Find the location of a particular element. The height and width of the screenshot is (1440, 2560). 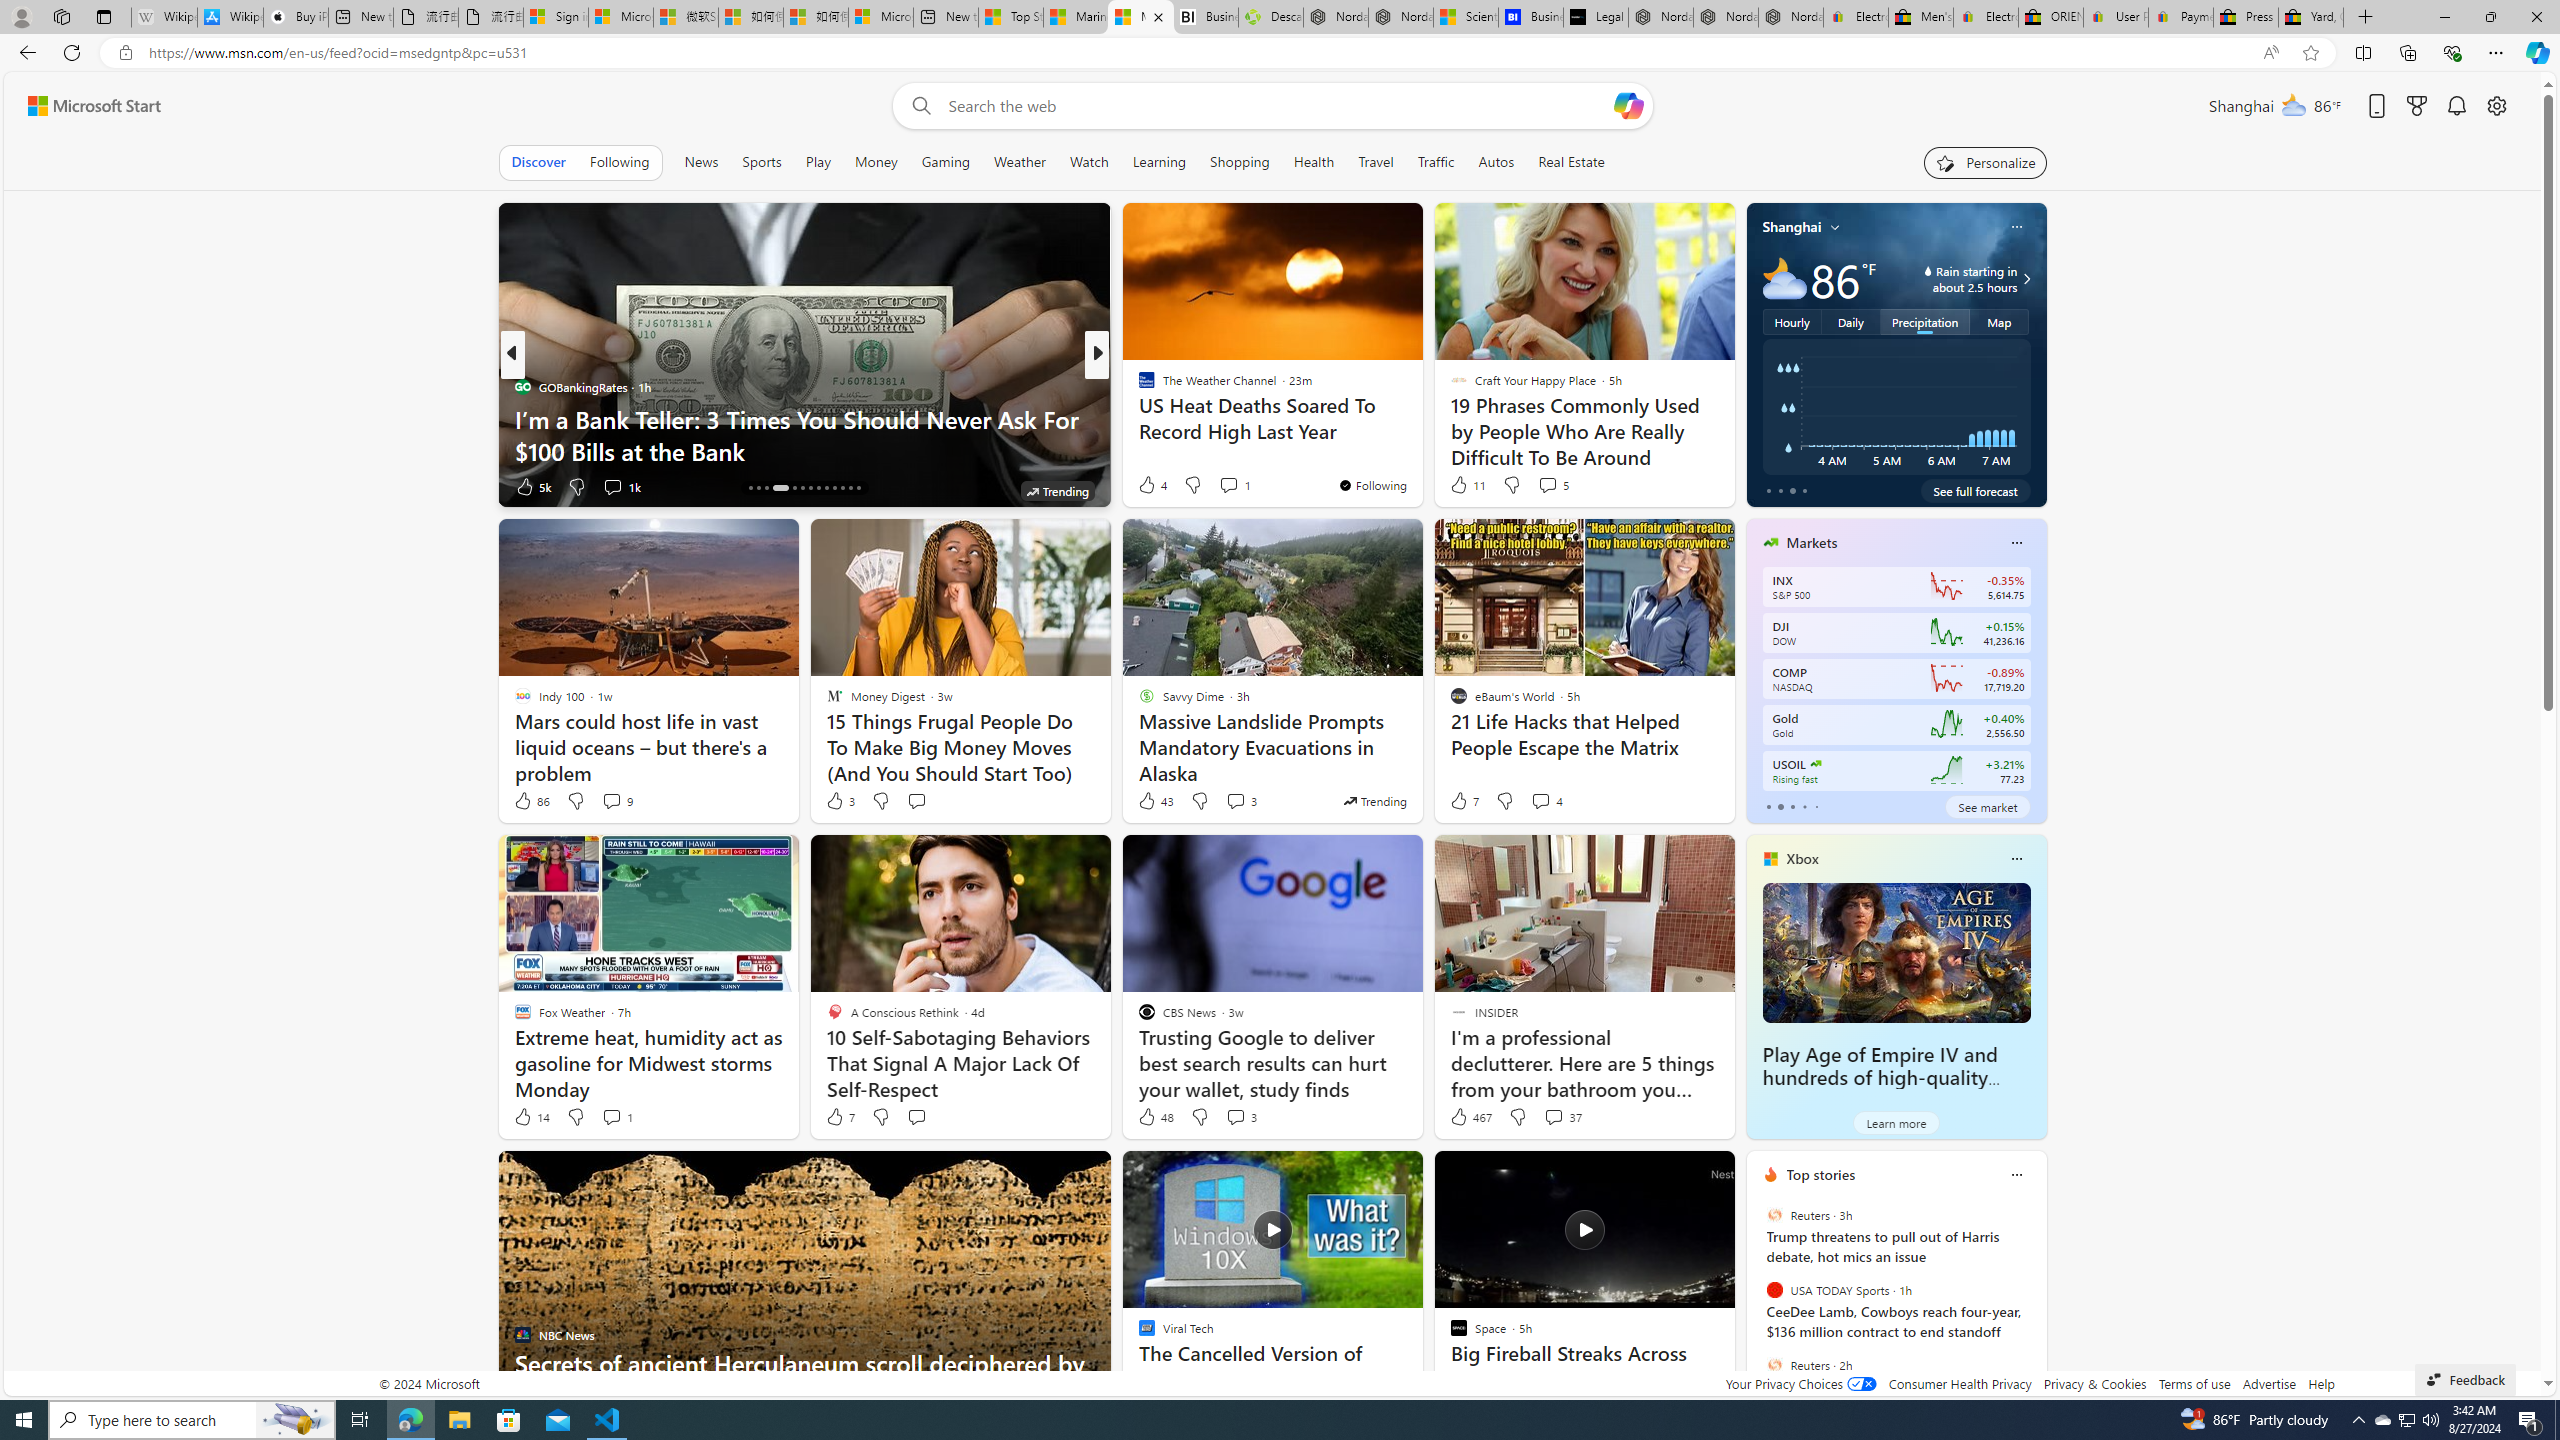

'Health' is located at coordinates (1312, 161).